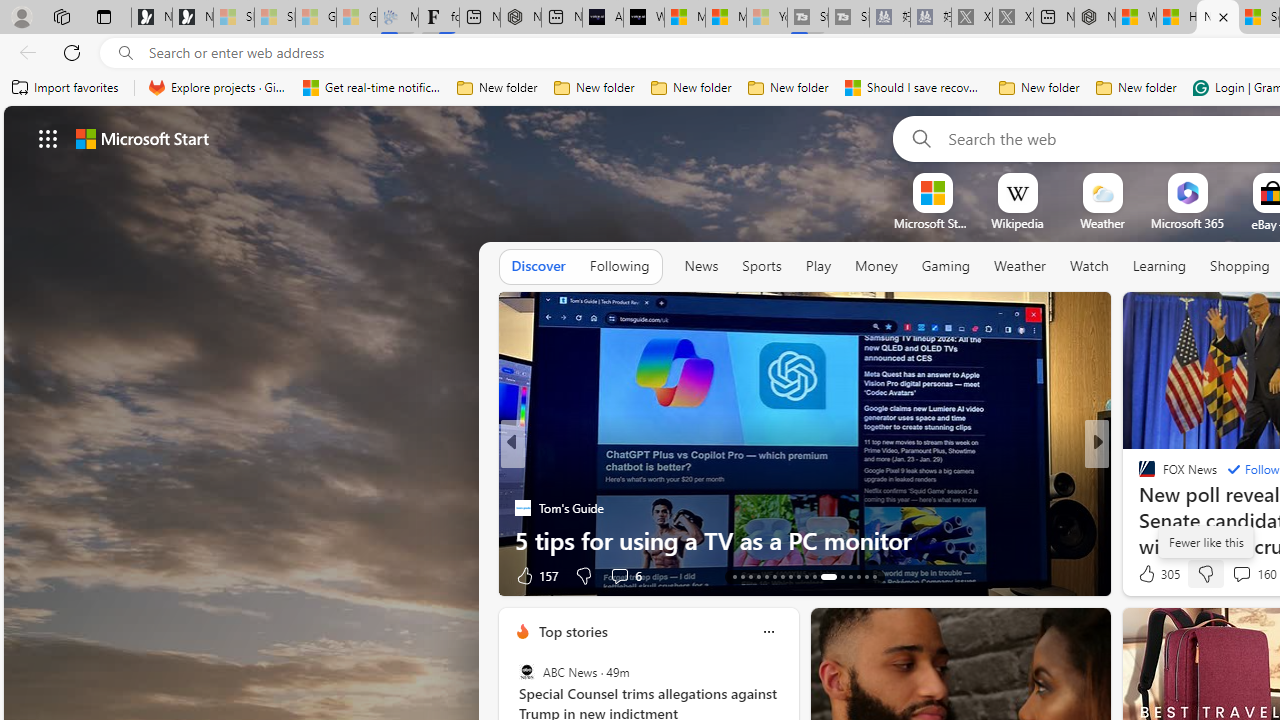 The image size is (1280, 720). What do you see at coordinates (1020, 266) in the screenshot?
I see `'Weather'` at bounding box center [1020, 266].